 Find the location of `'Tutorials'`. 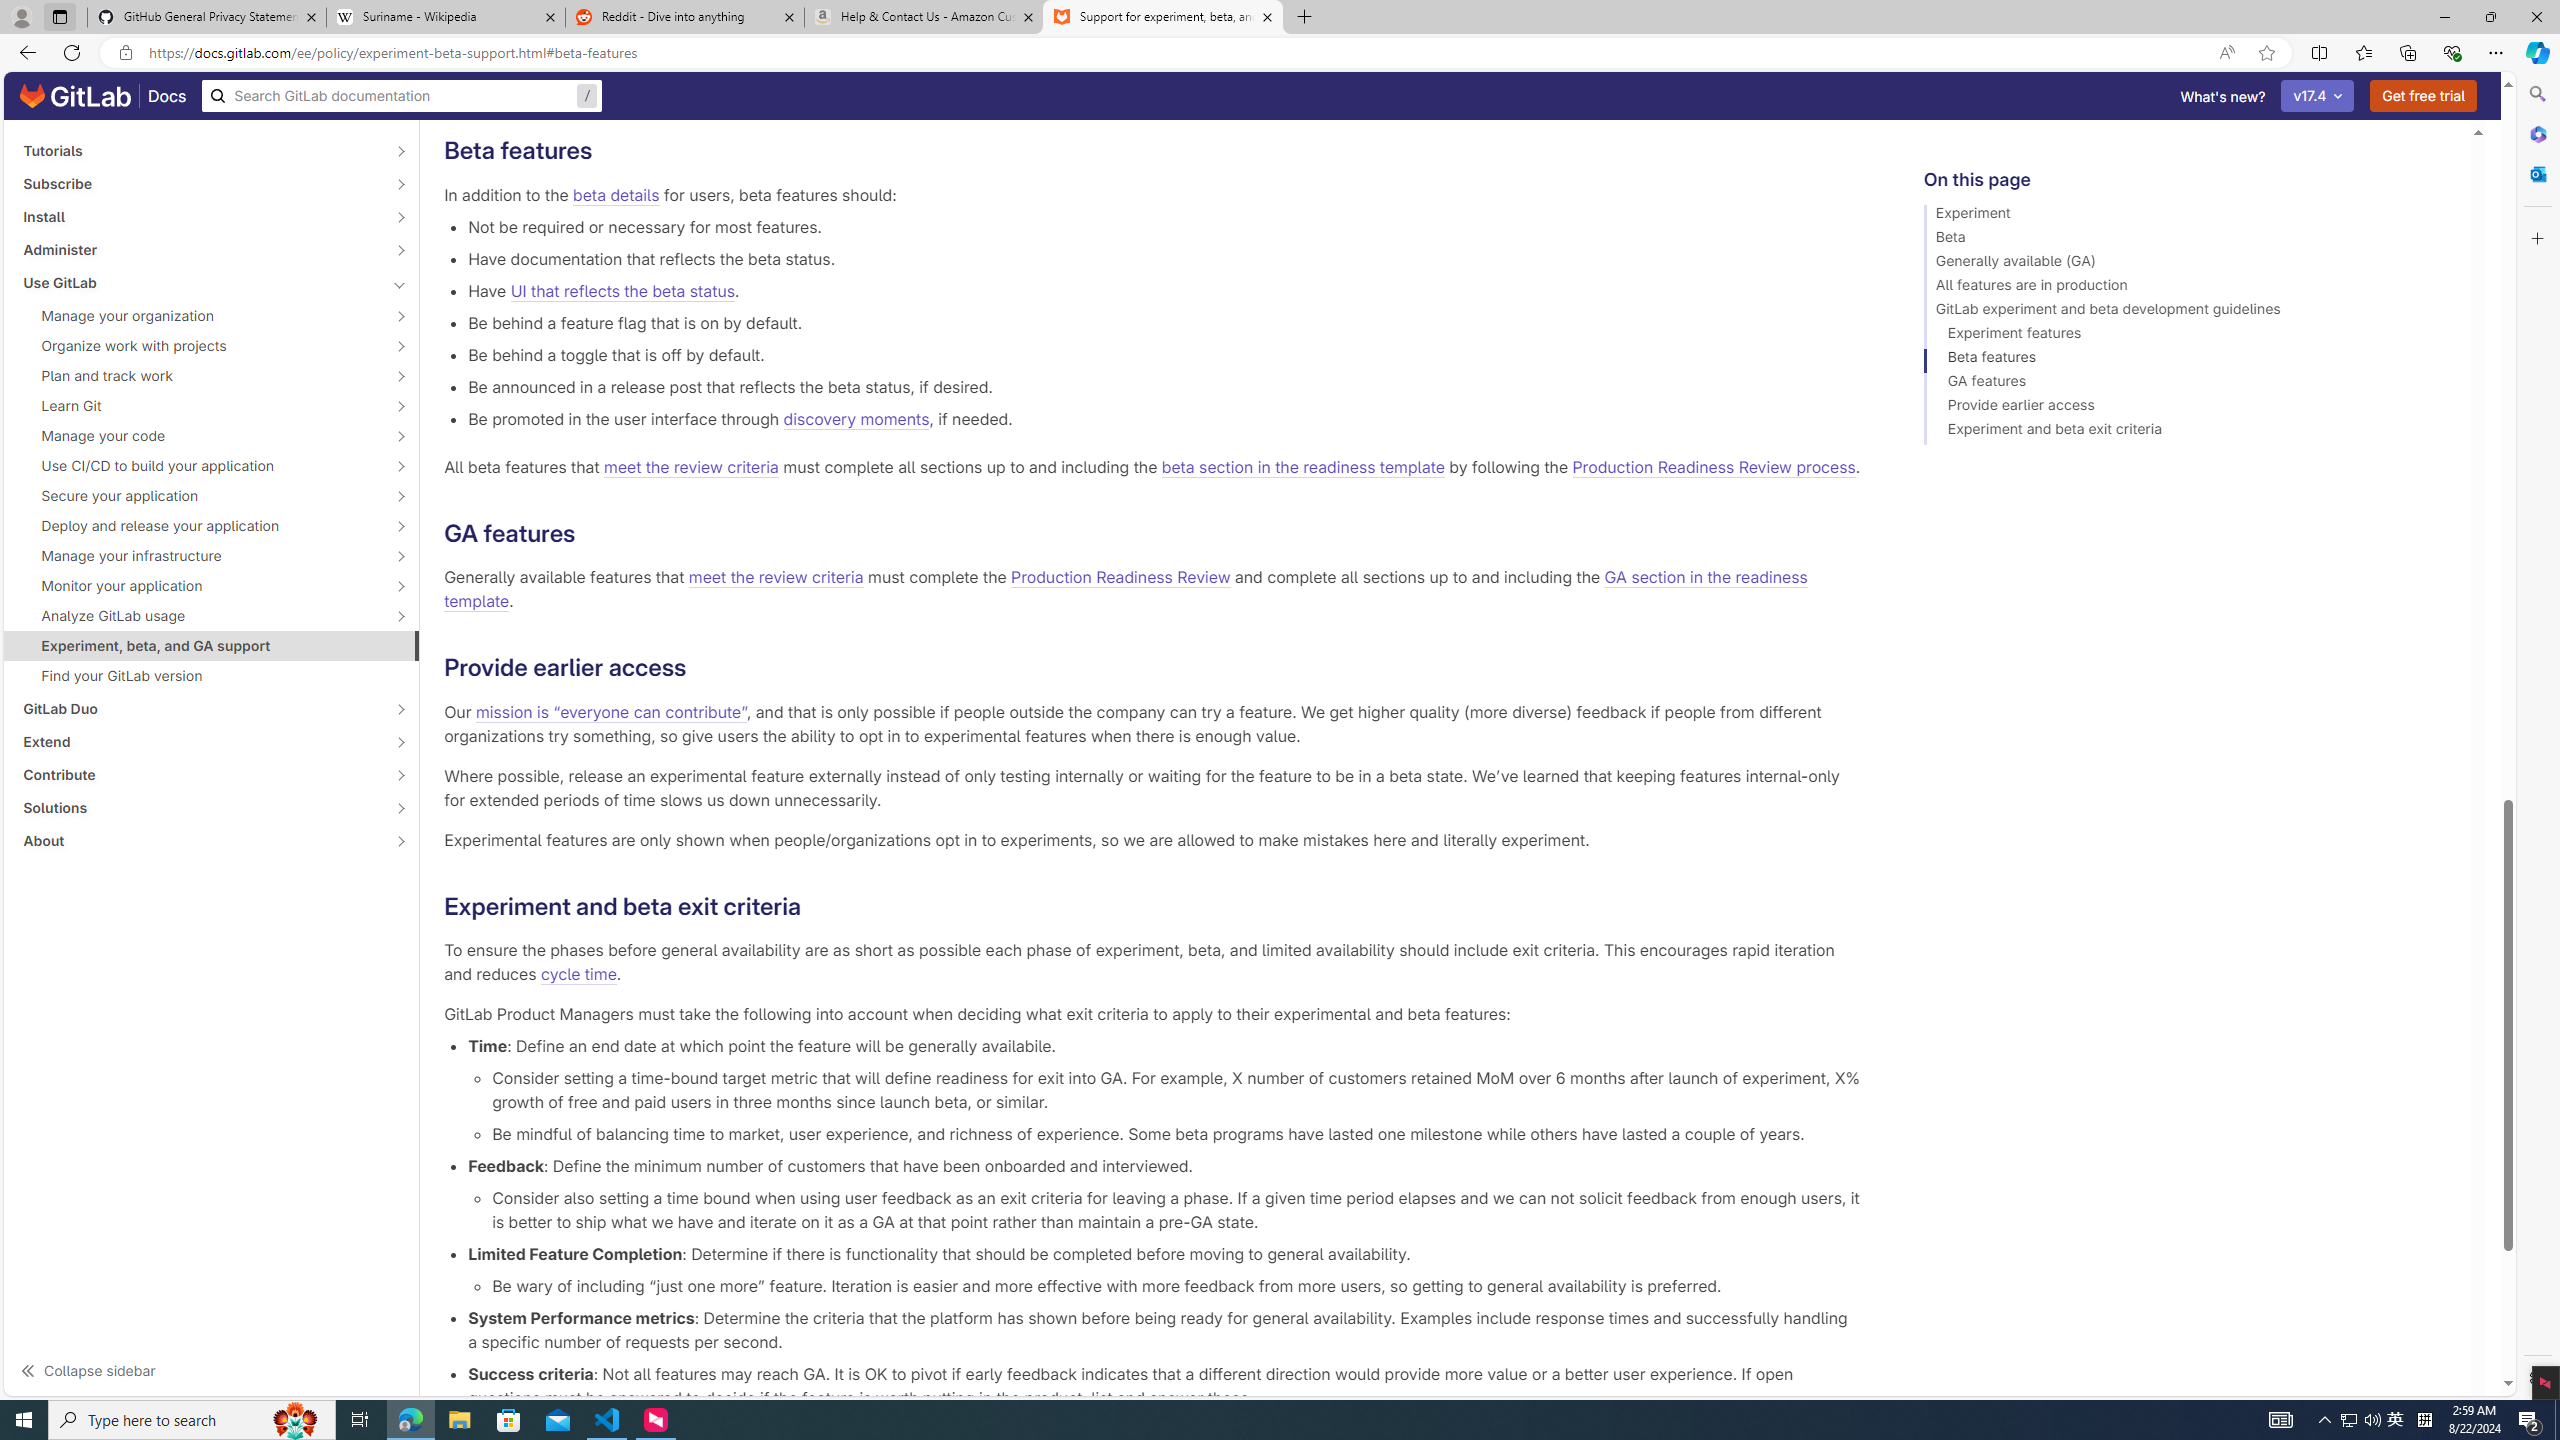

'Tutorials' is located at coordinates (199, 149).